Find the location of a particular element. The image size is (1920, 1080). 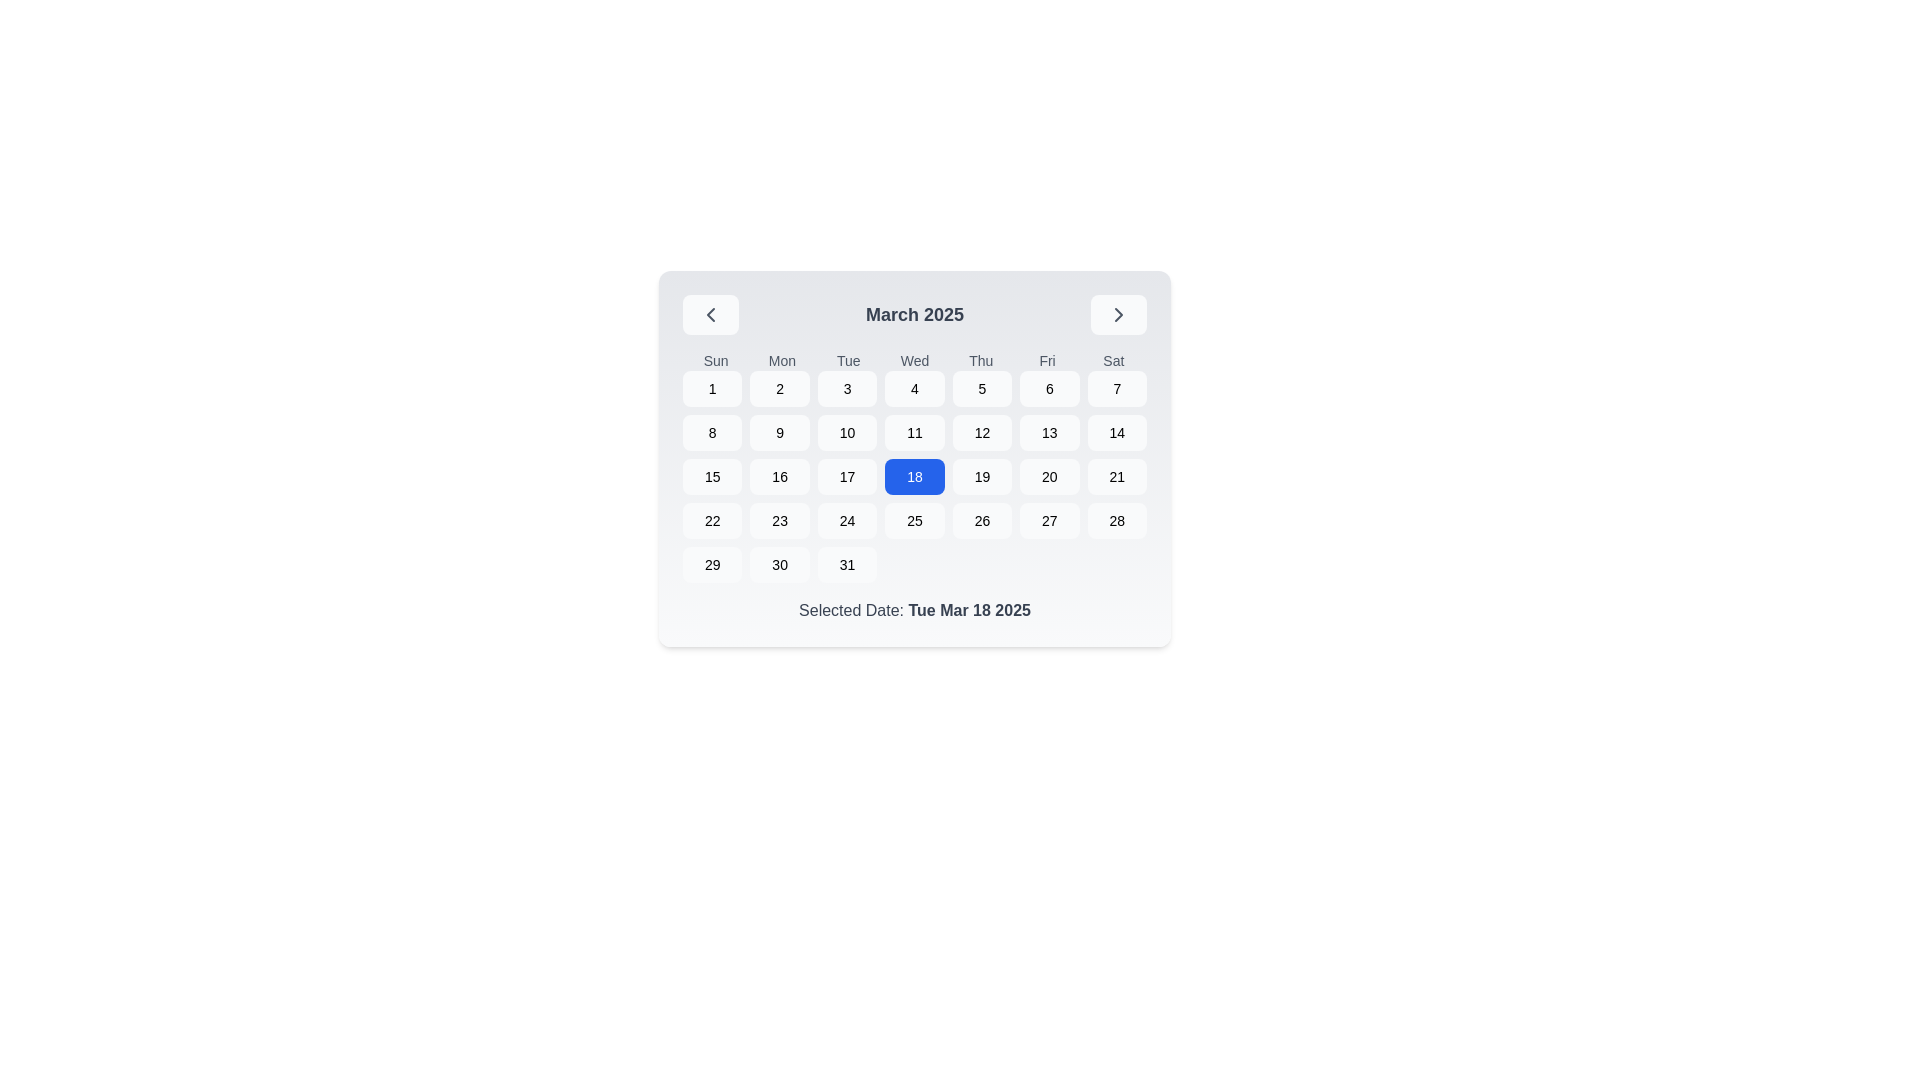

the button displaying the date '3' in the calendar, located in the first row and third column is located at coordinates (847, 389).